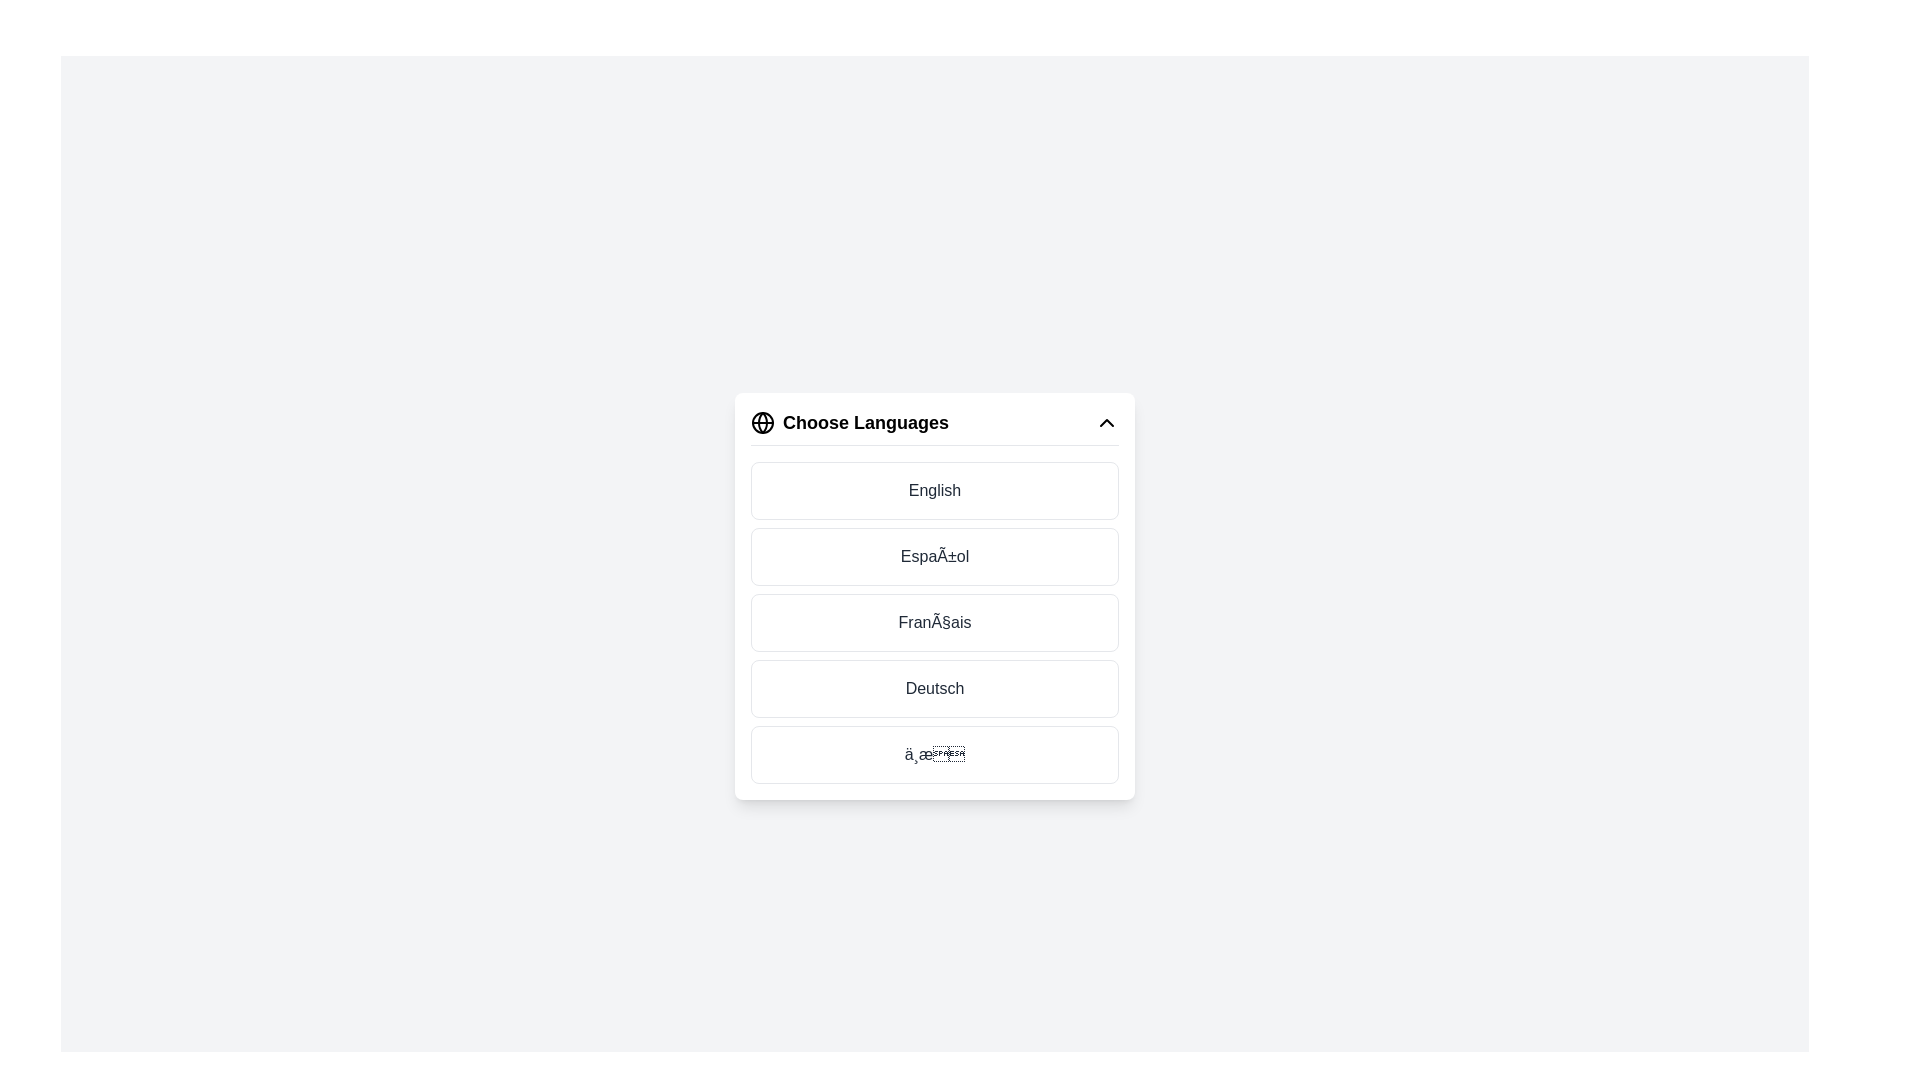 The width and height of the screenshot is (1920, 1080). I want to click on the text labeled 'ä¸­æ–‡' which is the sixth option in the 'Choose Languages' section, so click(934, 753).